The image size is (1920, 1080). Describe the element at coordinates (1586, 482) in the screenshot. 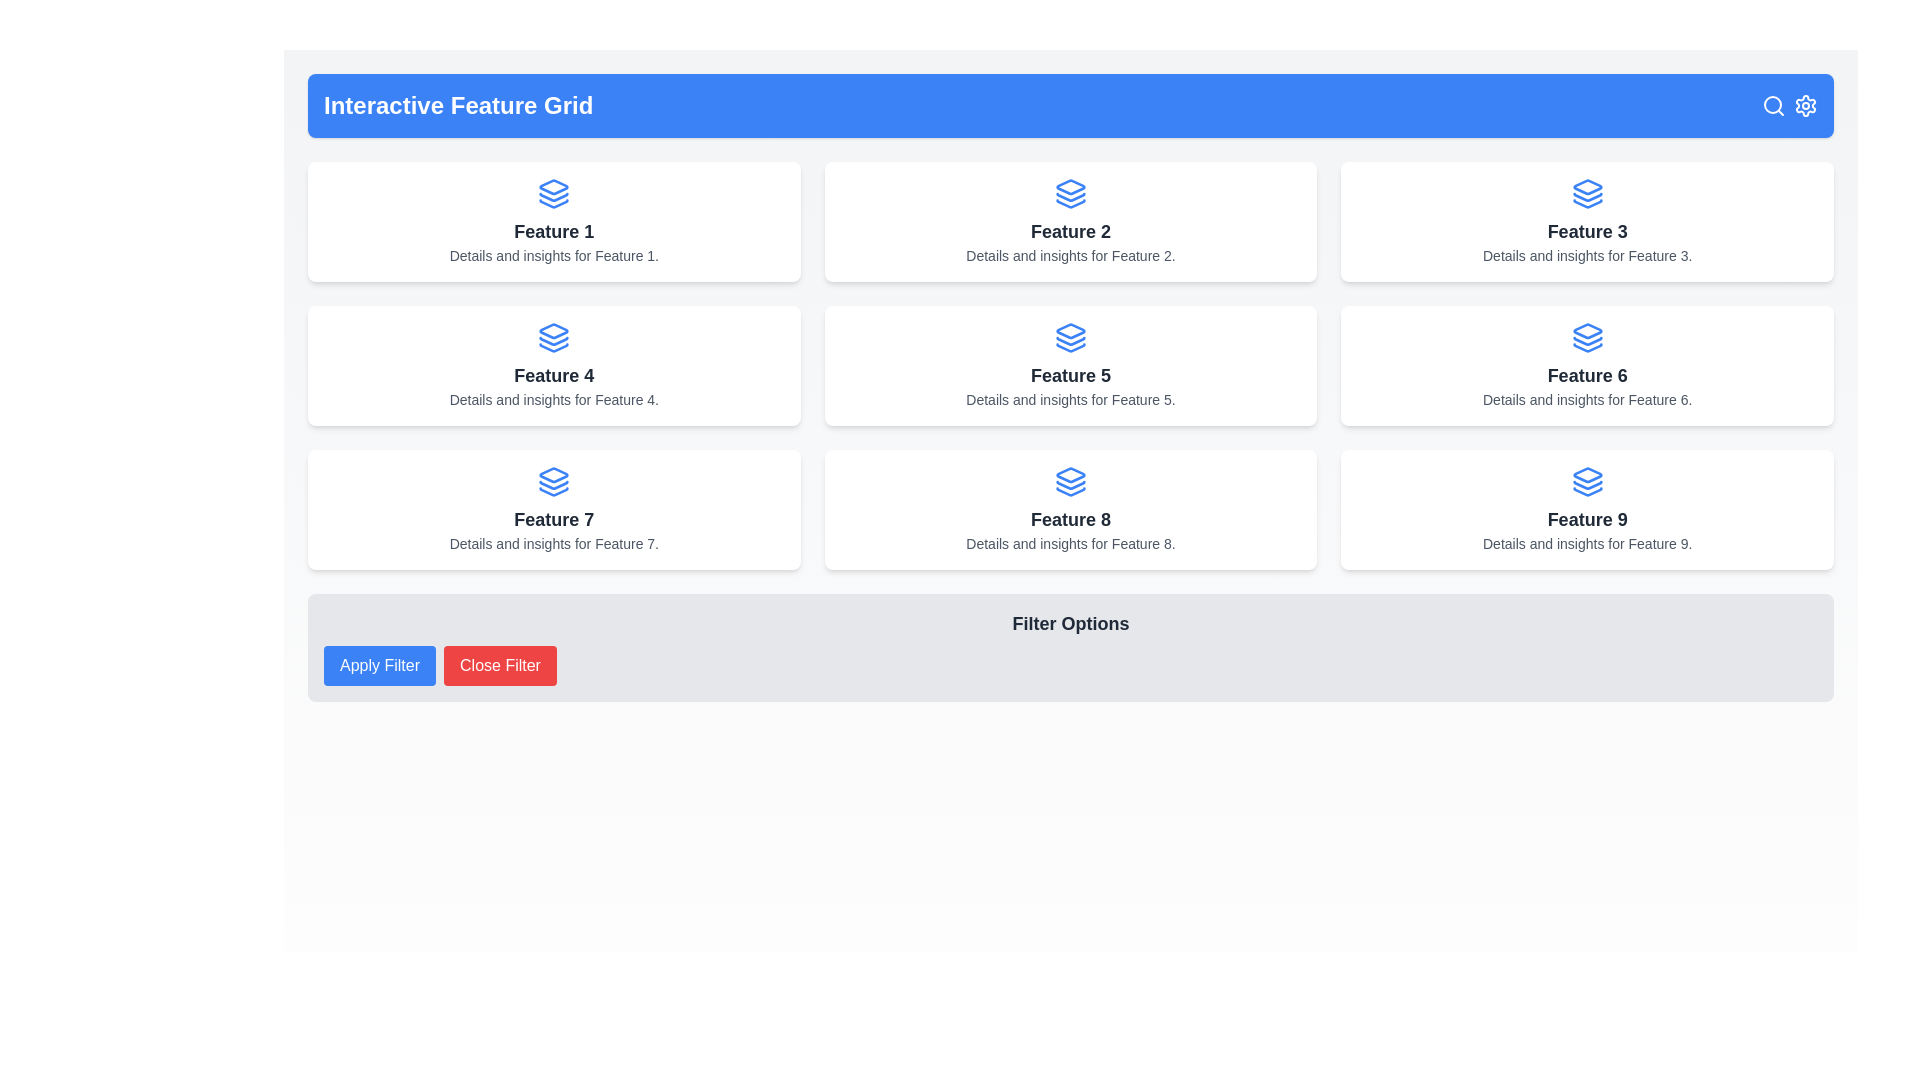

I see `the icon representing 'Feature 9' located at the top-center of the card in the bottom-right corner of the 3x3 grid layout` at that location.